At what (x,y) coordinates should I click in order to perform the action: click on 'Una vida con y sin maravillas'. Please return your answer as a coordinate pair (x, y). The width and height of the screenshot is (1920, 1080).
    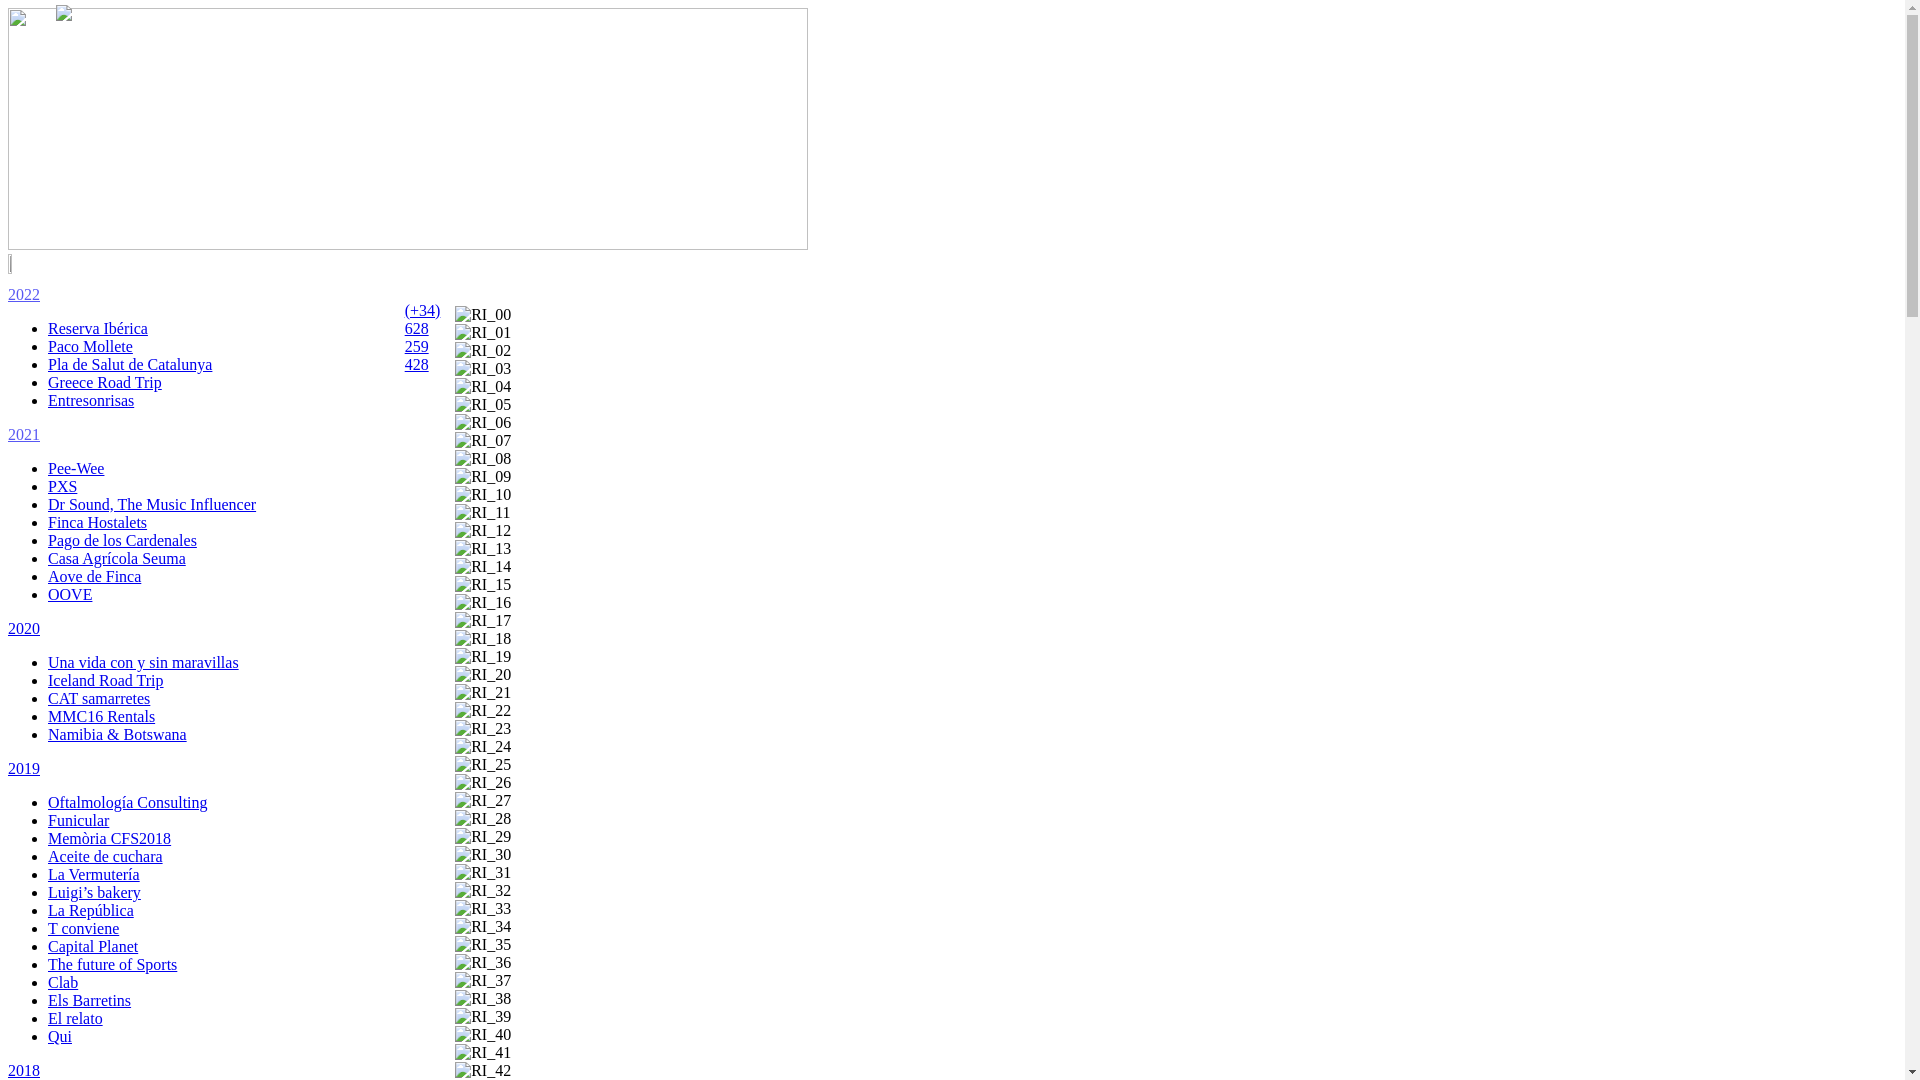
    Looking at the image, I should click on (142, 662).